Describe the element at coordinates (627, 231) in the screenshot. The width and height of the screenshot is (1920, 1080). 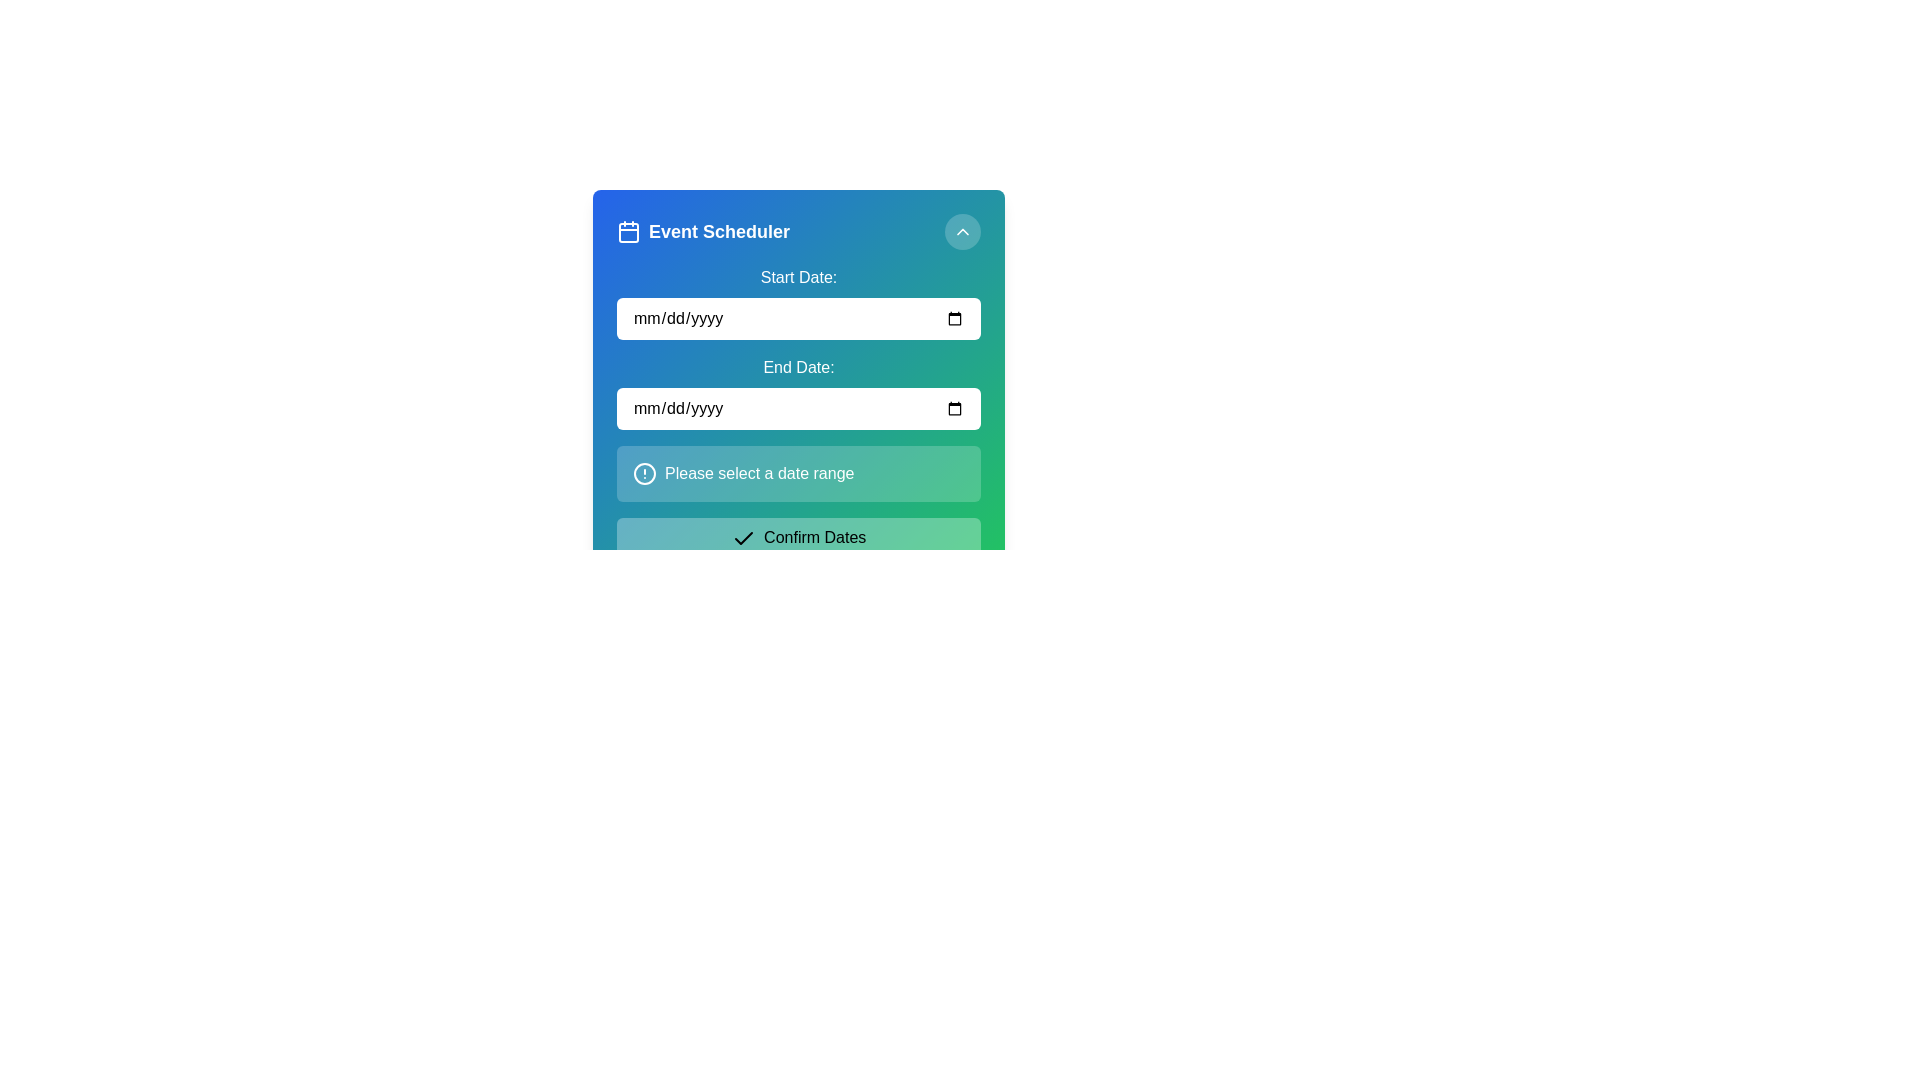
I see `the minimalistic rectangular icon with rounded corners, which is part of the calendar icon located to the left of the 'Event Scheduler' title` at that location.